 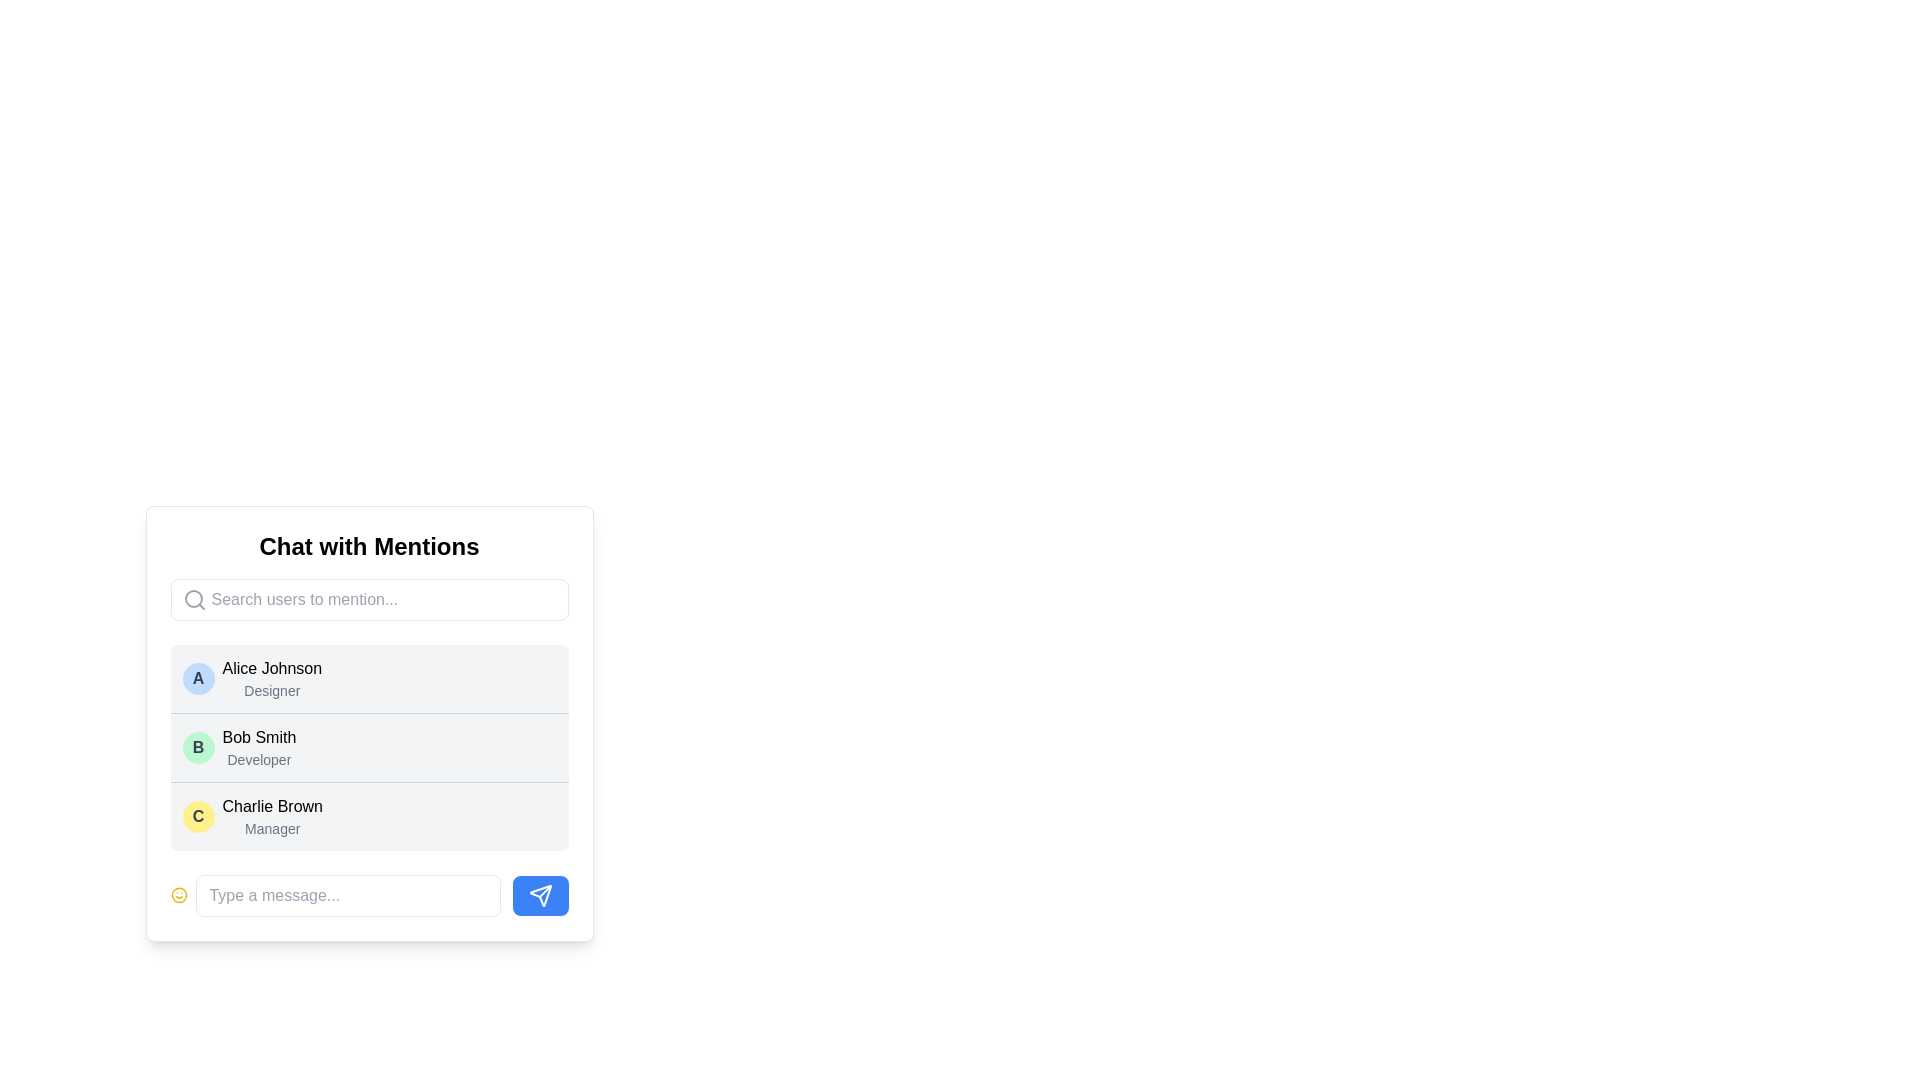 What do you see at coordinates (540, 894) in the screenshot?
I see `the send icon located inside the blue circular button on the far-right side of the input area` at bounding box center [540, 894].